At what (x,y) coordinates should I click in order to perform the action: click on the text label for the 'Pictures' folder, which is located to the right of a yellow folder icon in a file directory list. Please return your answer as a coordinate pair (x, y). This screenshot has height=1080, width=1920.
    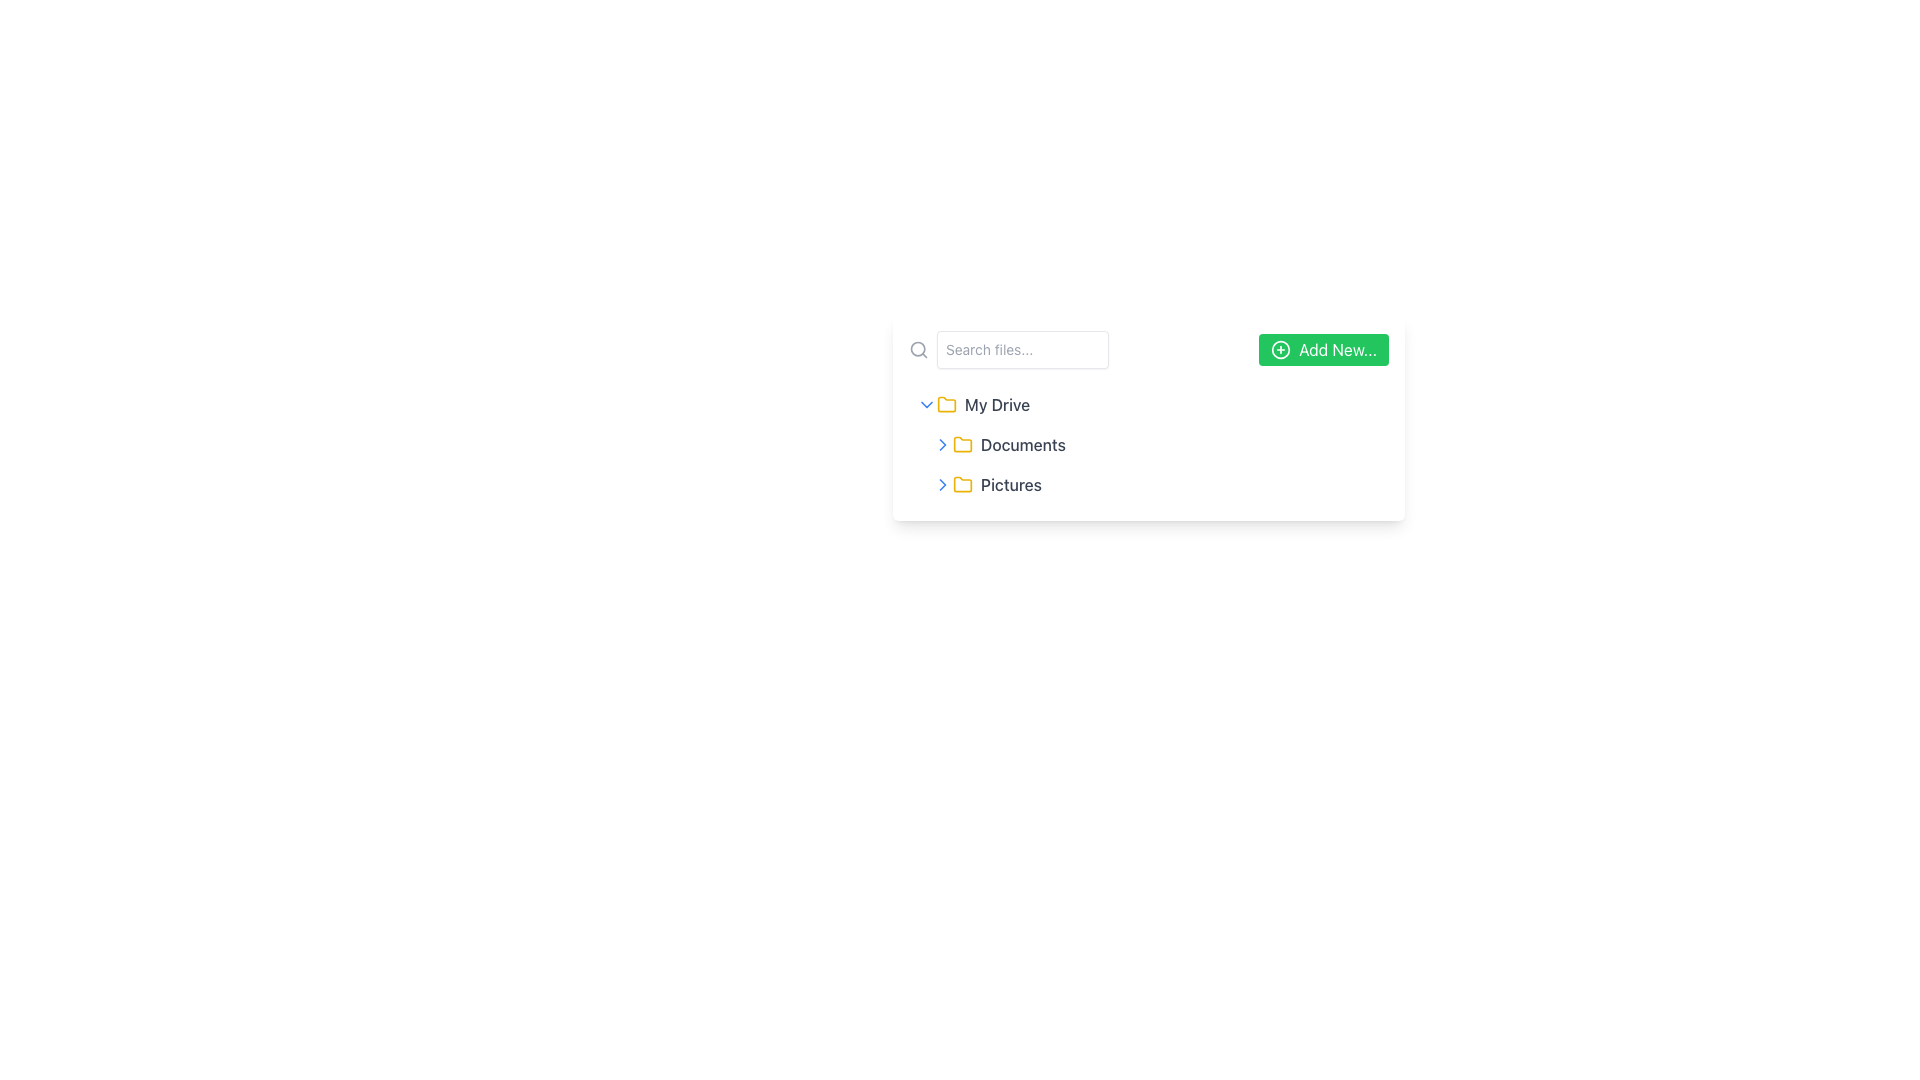
    Looking at the image, I should click on (1011, 485).